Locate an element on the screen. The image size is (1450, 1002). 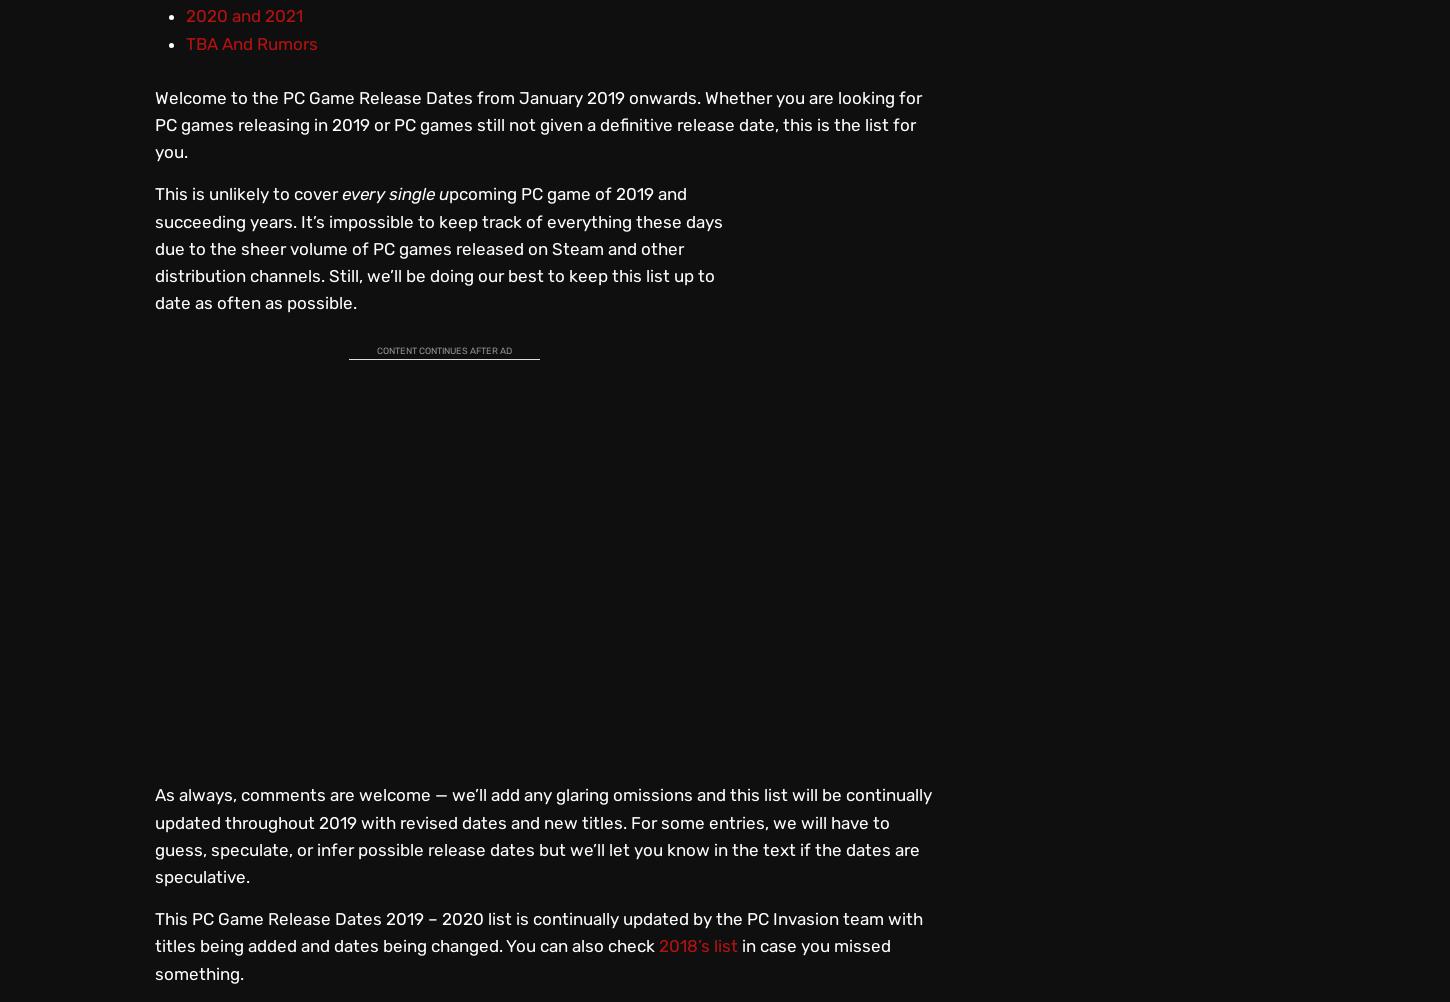
'This is unlikely to cover' is located at coordinates (154, 193).